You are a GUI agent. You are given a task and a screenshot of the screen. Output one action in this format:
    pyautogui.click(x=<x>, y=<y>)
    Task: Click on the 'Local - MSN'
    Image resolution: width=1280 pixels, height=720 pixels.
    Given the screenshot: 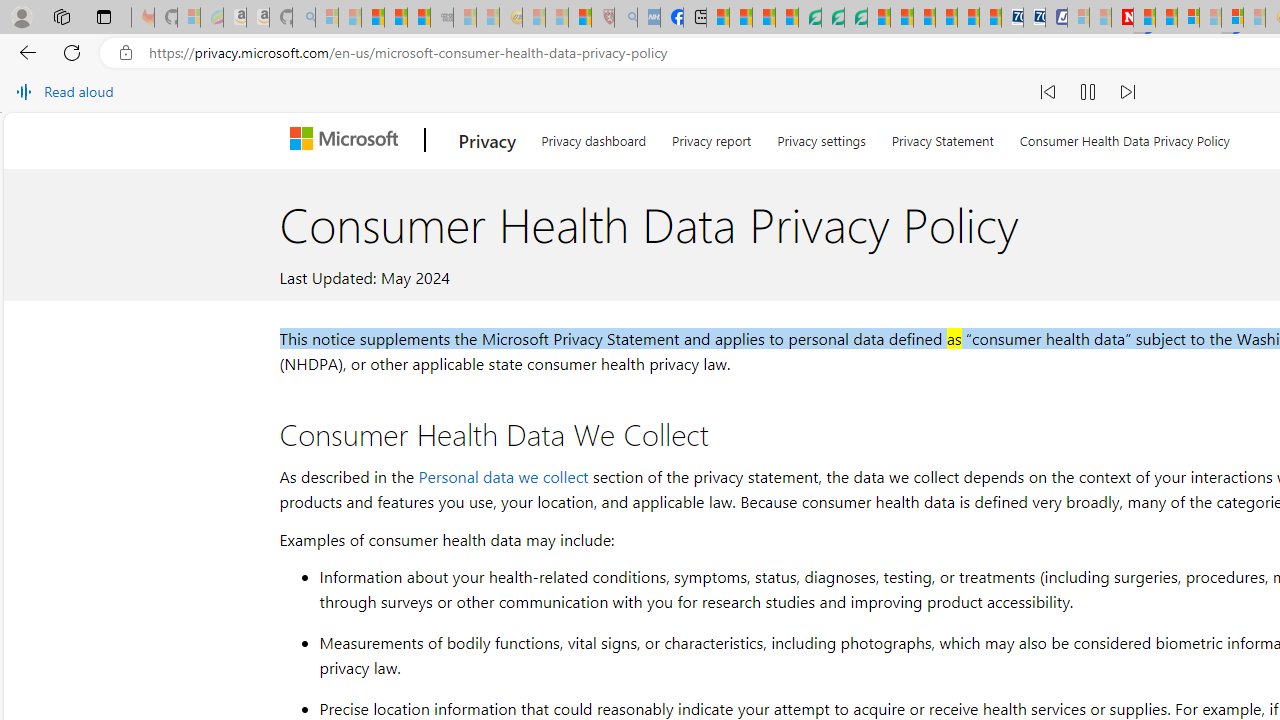 What is the action you would take?
    pyautogui.click(x=579, y=17)
    